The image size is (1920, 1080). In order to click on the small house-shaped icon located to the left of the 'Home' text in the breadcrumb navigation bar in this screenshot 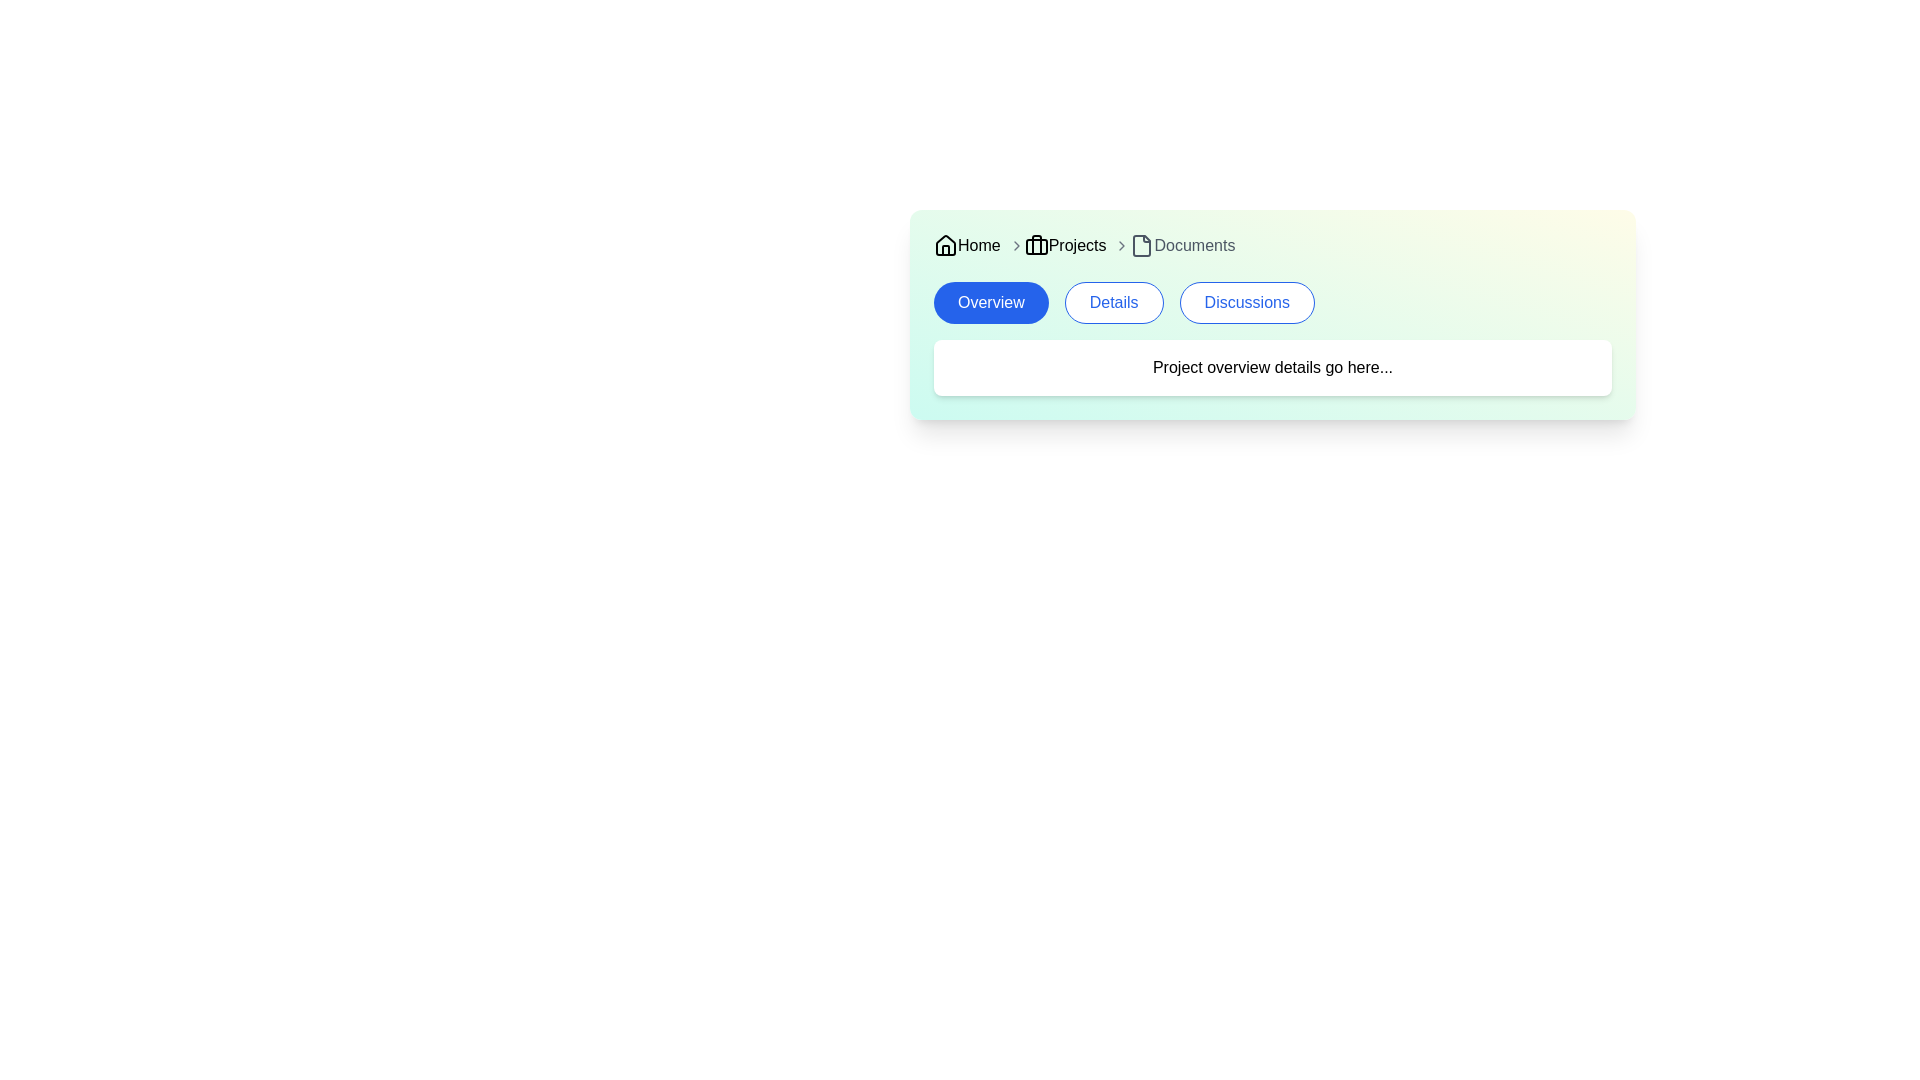, I will do `click(944, 245)`.